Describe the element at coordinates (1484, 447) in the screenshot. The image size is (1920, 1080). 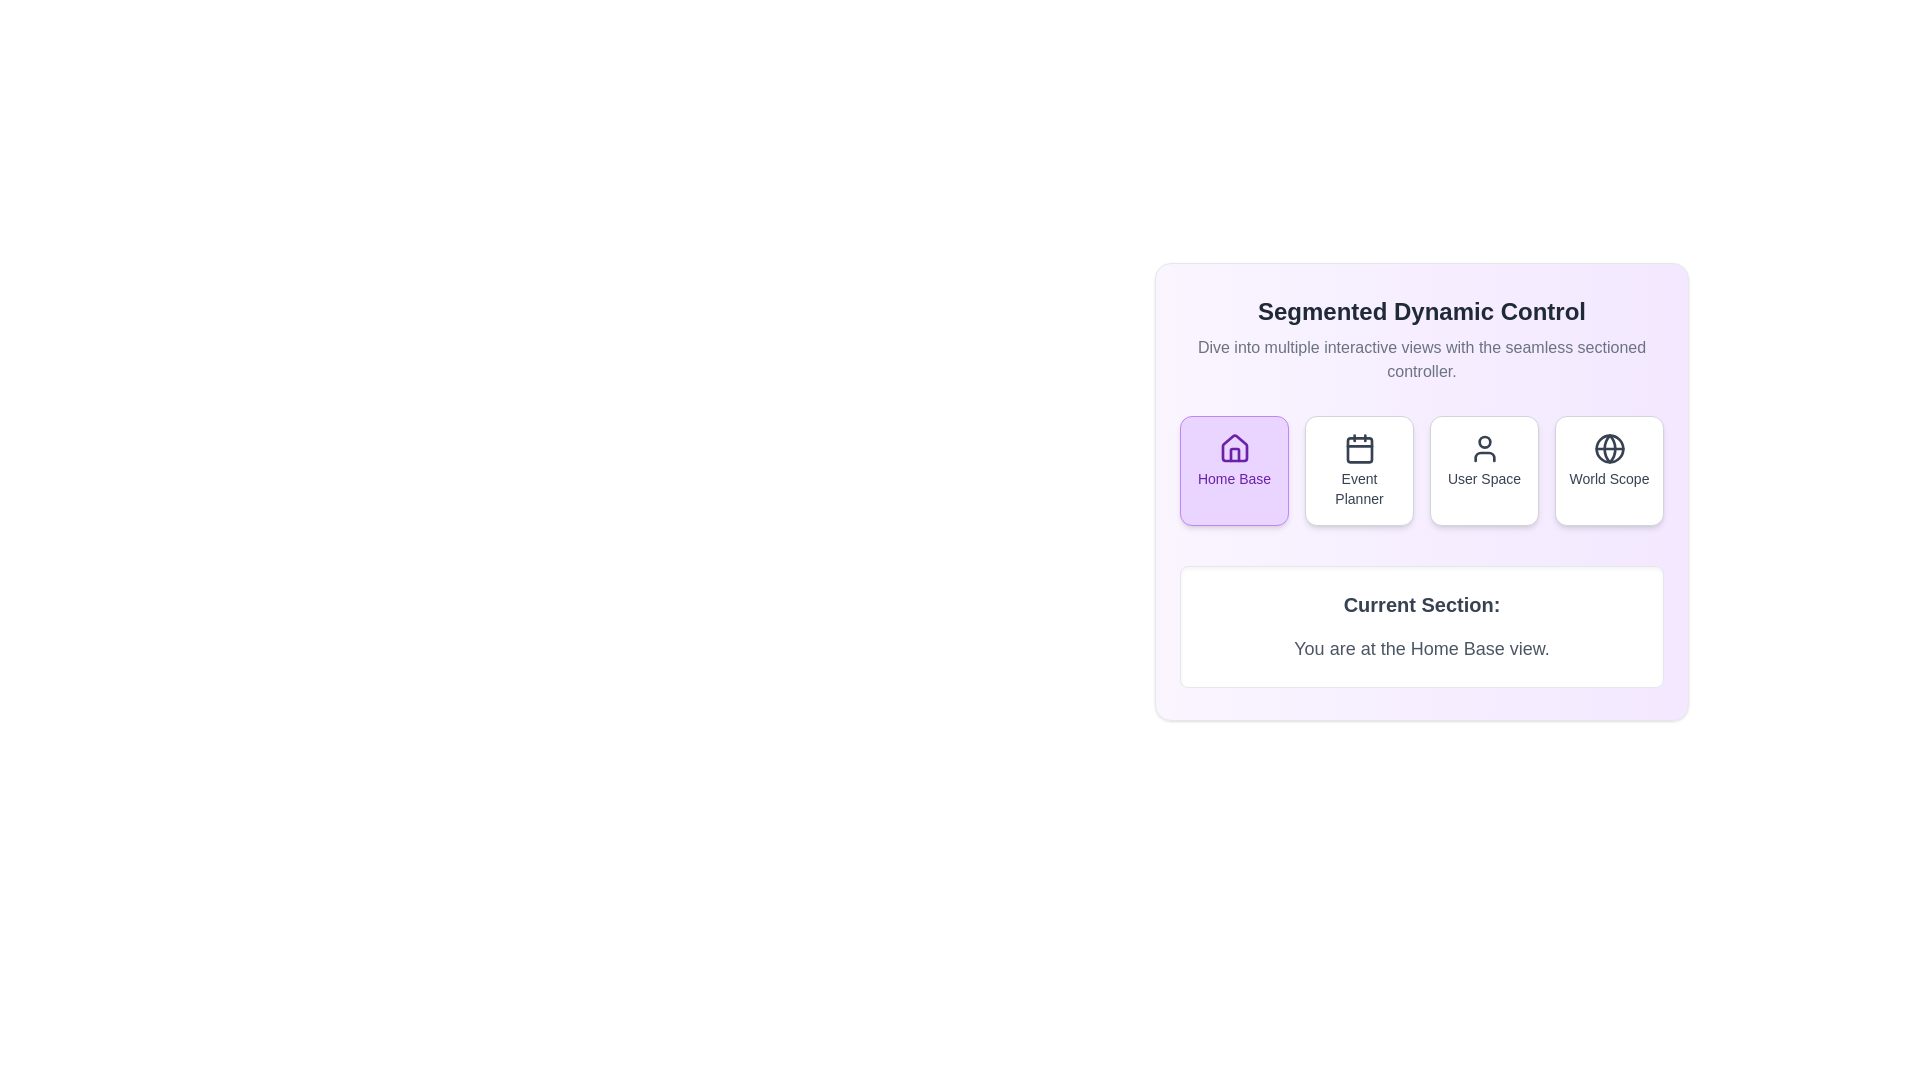
I see `the user profile icon, which is represented as a simplified outline of a person with a circular head and body, located within the 'User Space' button in the 'Segmented Dynamic Control' section` at that location.